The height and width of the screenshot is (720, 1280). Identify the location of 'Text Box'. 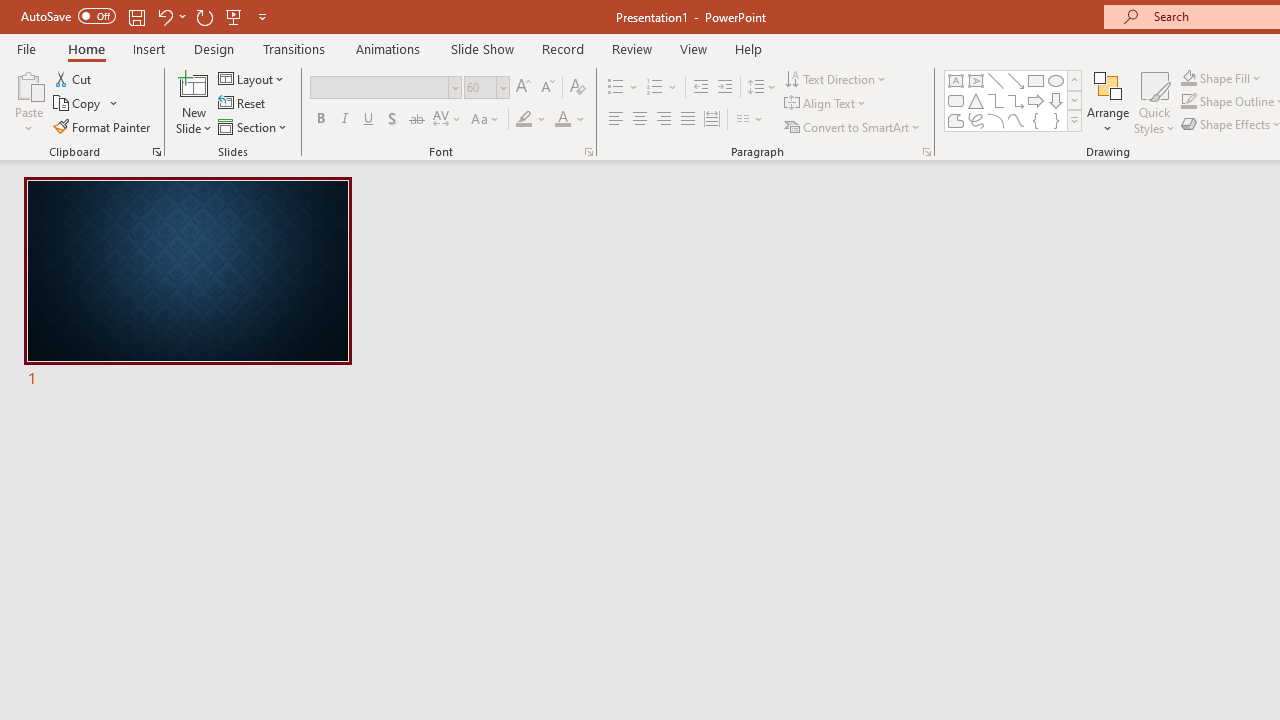
(955, 80).